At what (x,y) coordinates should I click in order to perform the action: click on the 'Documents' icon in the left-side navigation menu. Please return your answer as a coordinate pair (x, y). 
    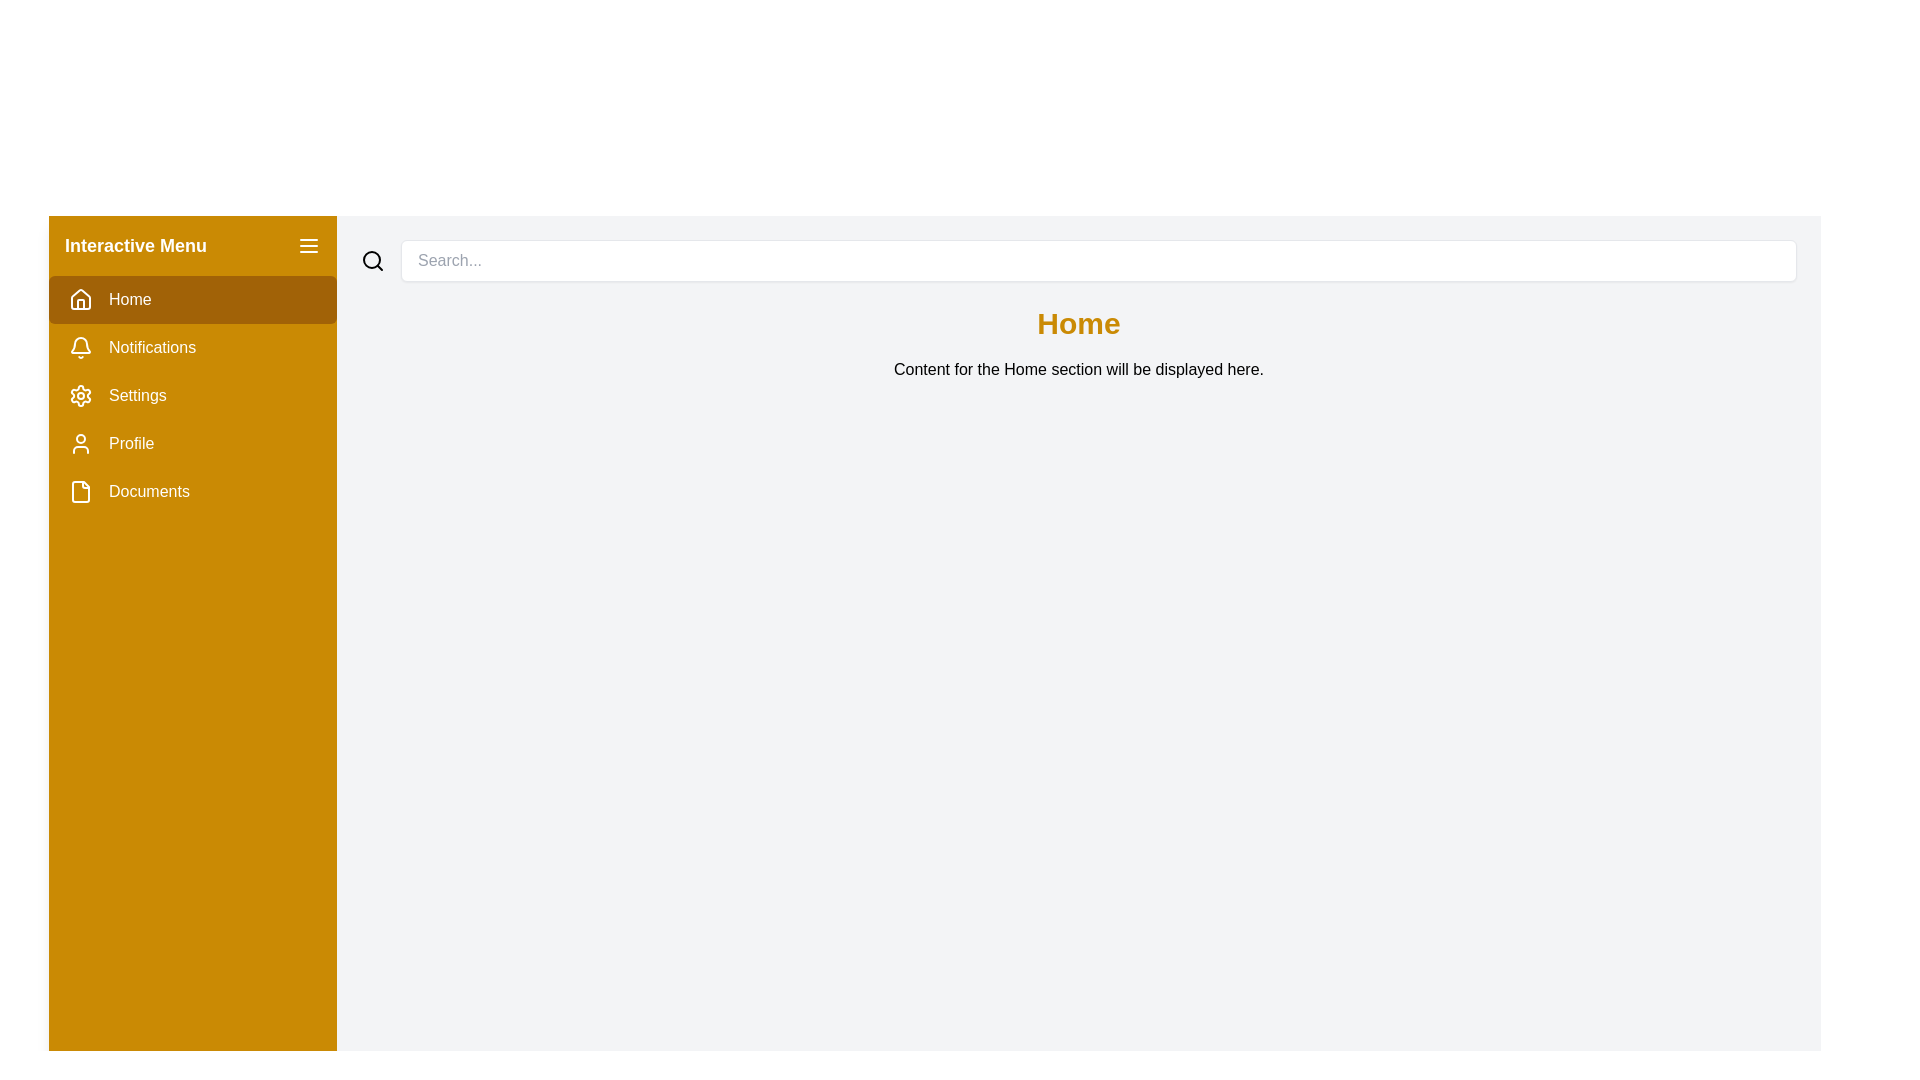
    Looking at the image, I should click on (80, 492).